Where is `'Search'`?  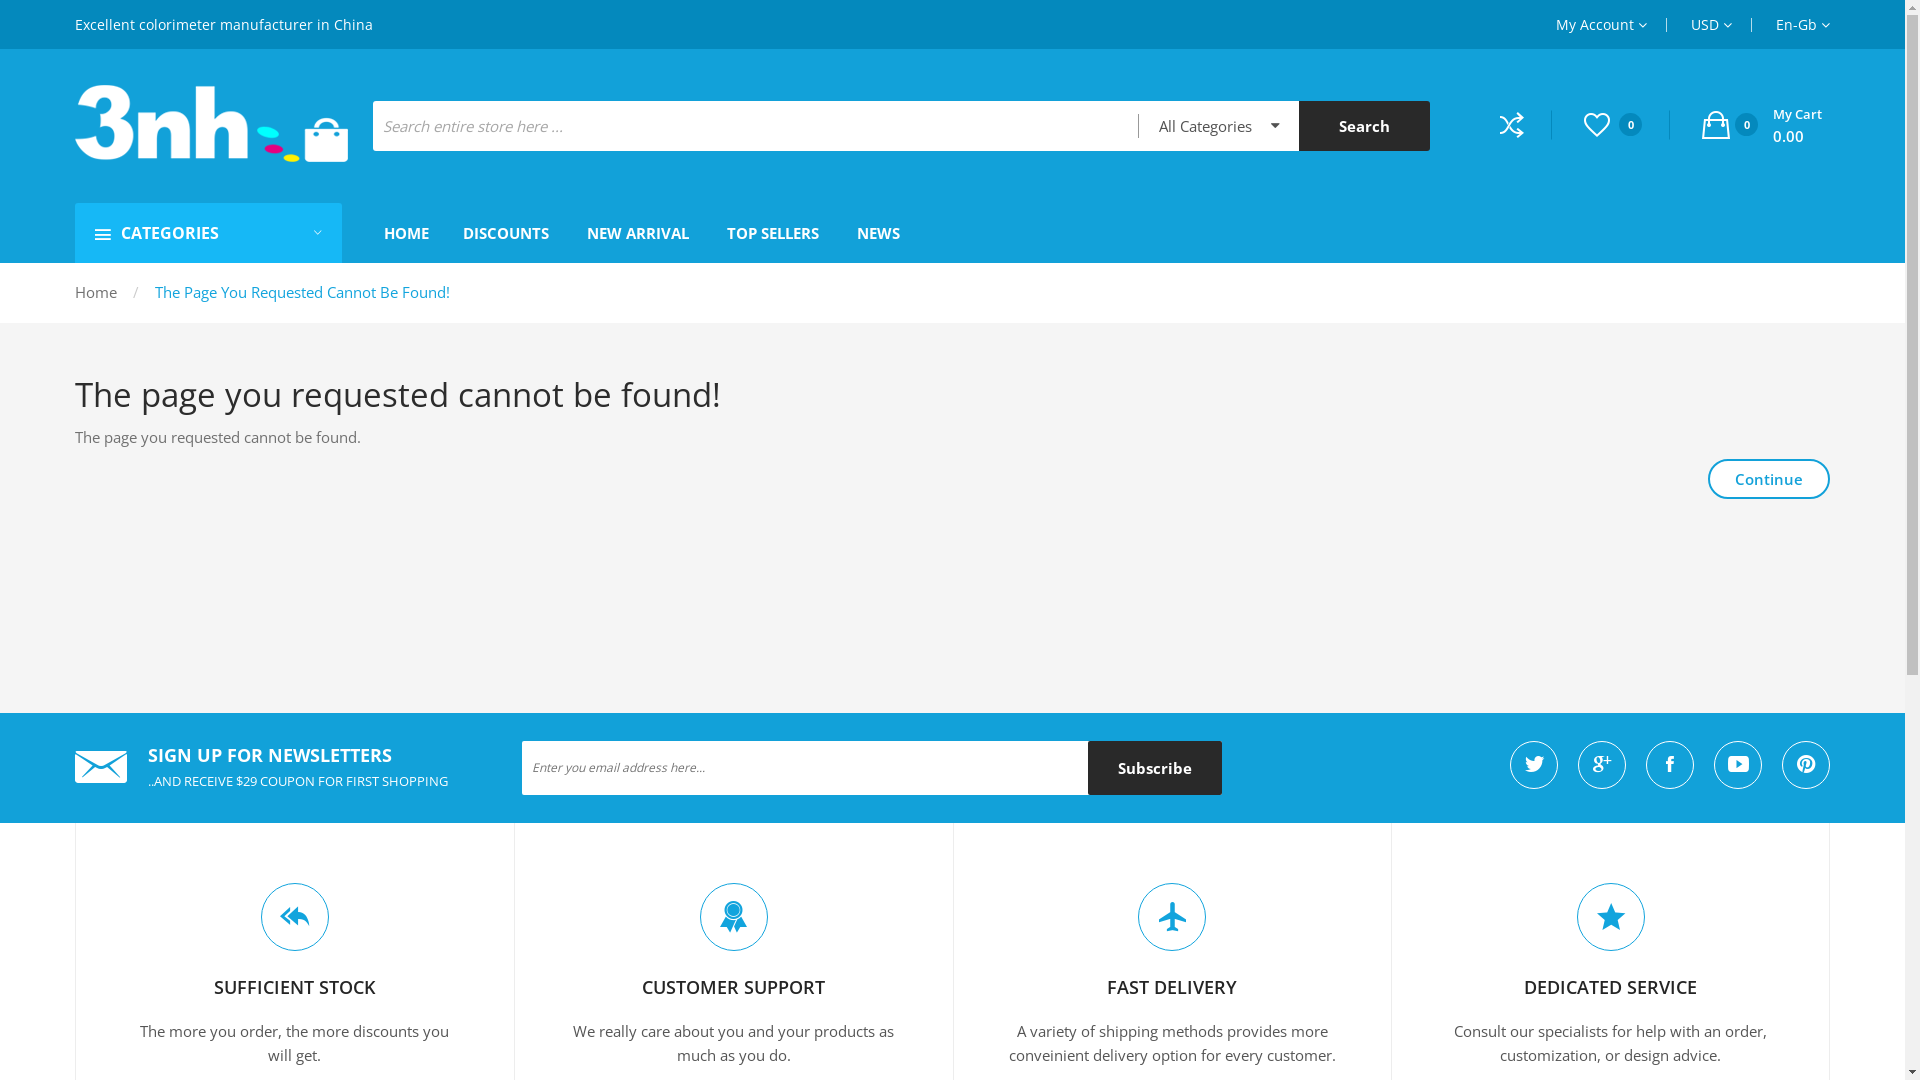 'Search' is located at coordinates (1363, 126).